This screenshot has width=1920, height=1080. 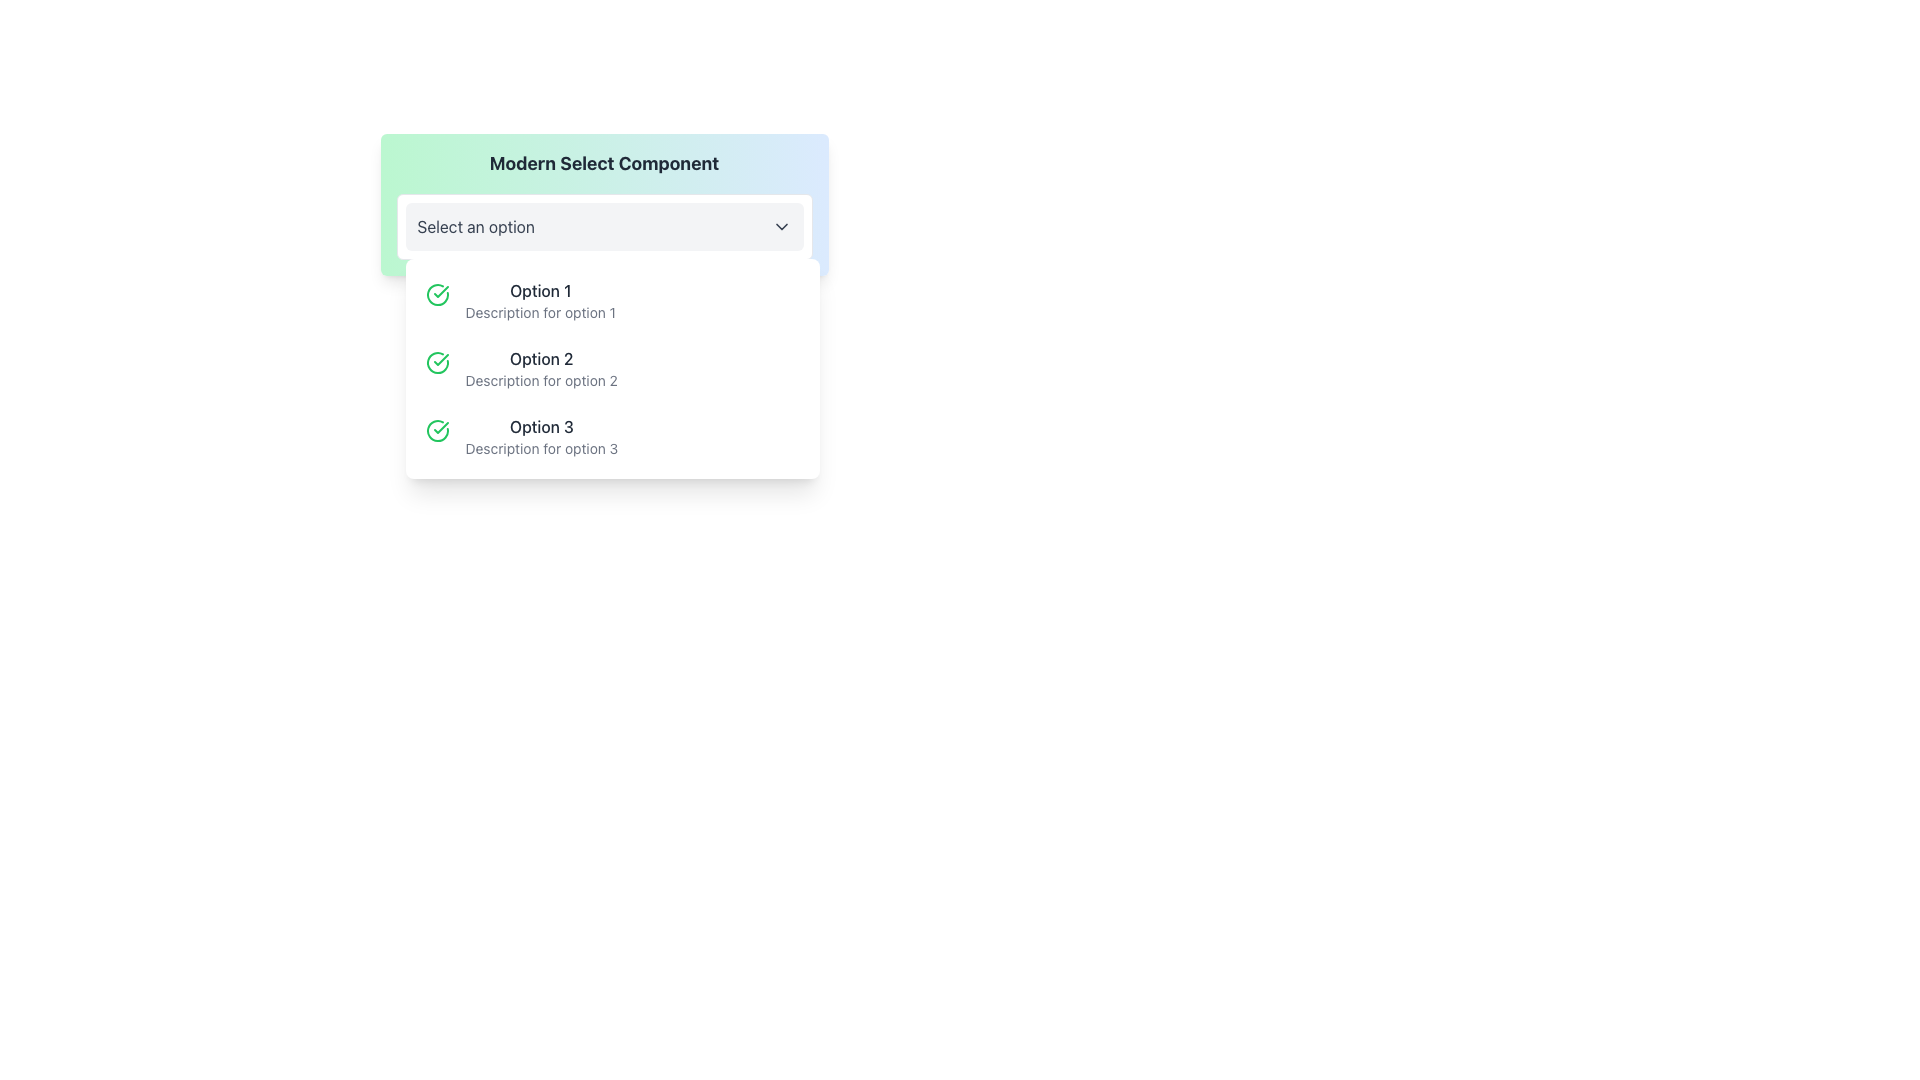 I want to click on green checkmark SVG icon indicating selection next to 'Option 2' in the dropdown list for class or style details, so click(x=440, y=292).